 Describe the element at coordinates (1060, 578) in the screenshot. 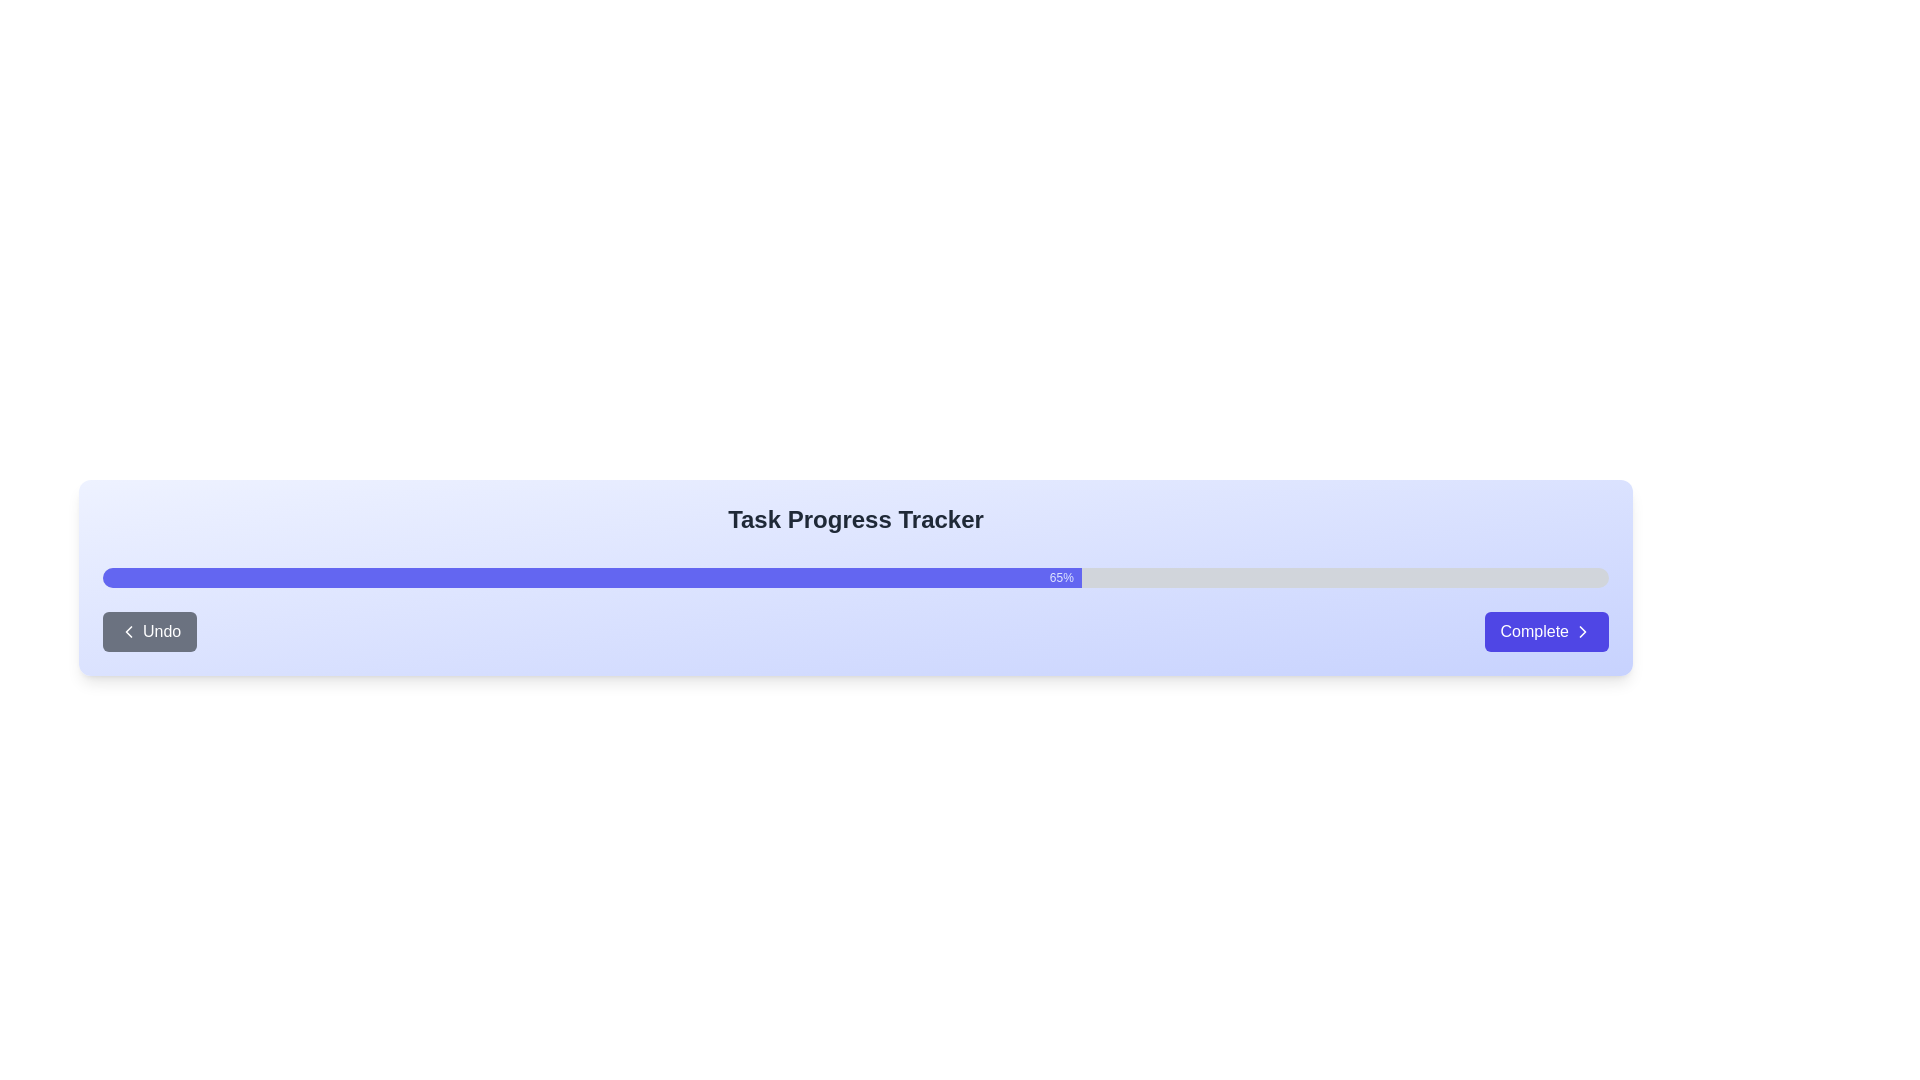

I see `progress percentage value from the Text Label located on the right edge of the progress bar, which visually indicates the current completion percentage` at that location.